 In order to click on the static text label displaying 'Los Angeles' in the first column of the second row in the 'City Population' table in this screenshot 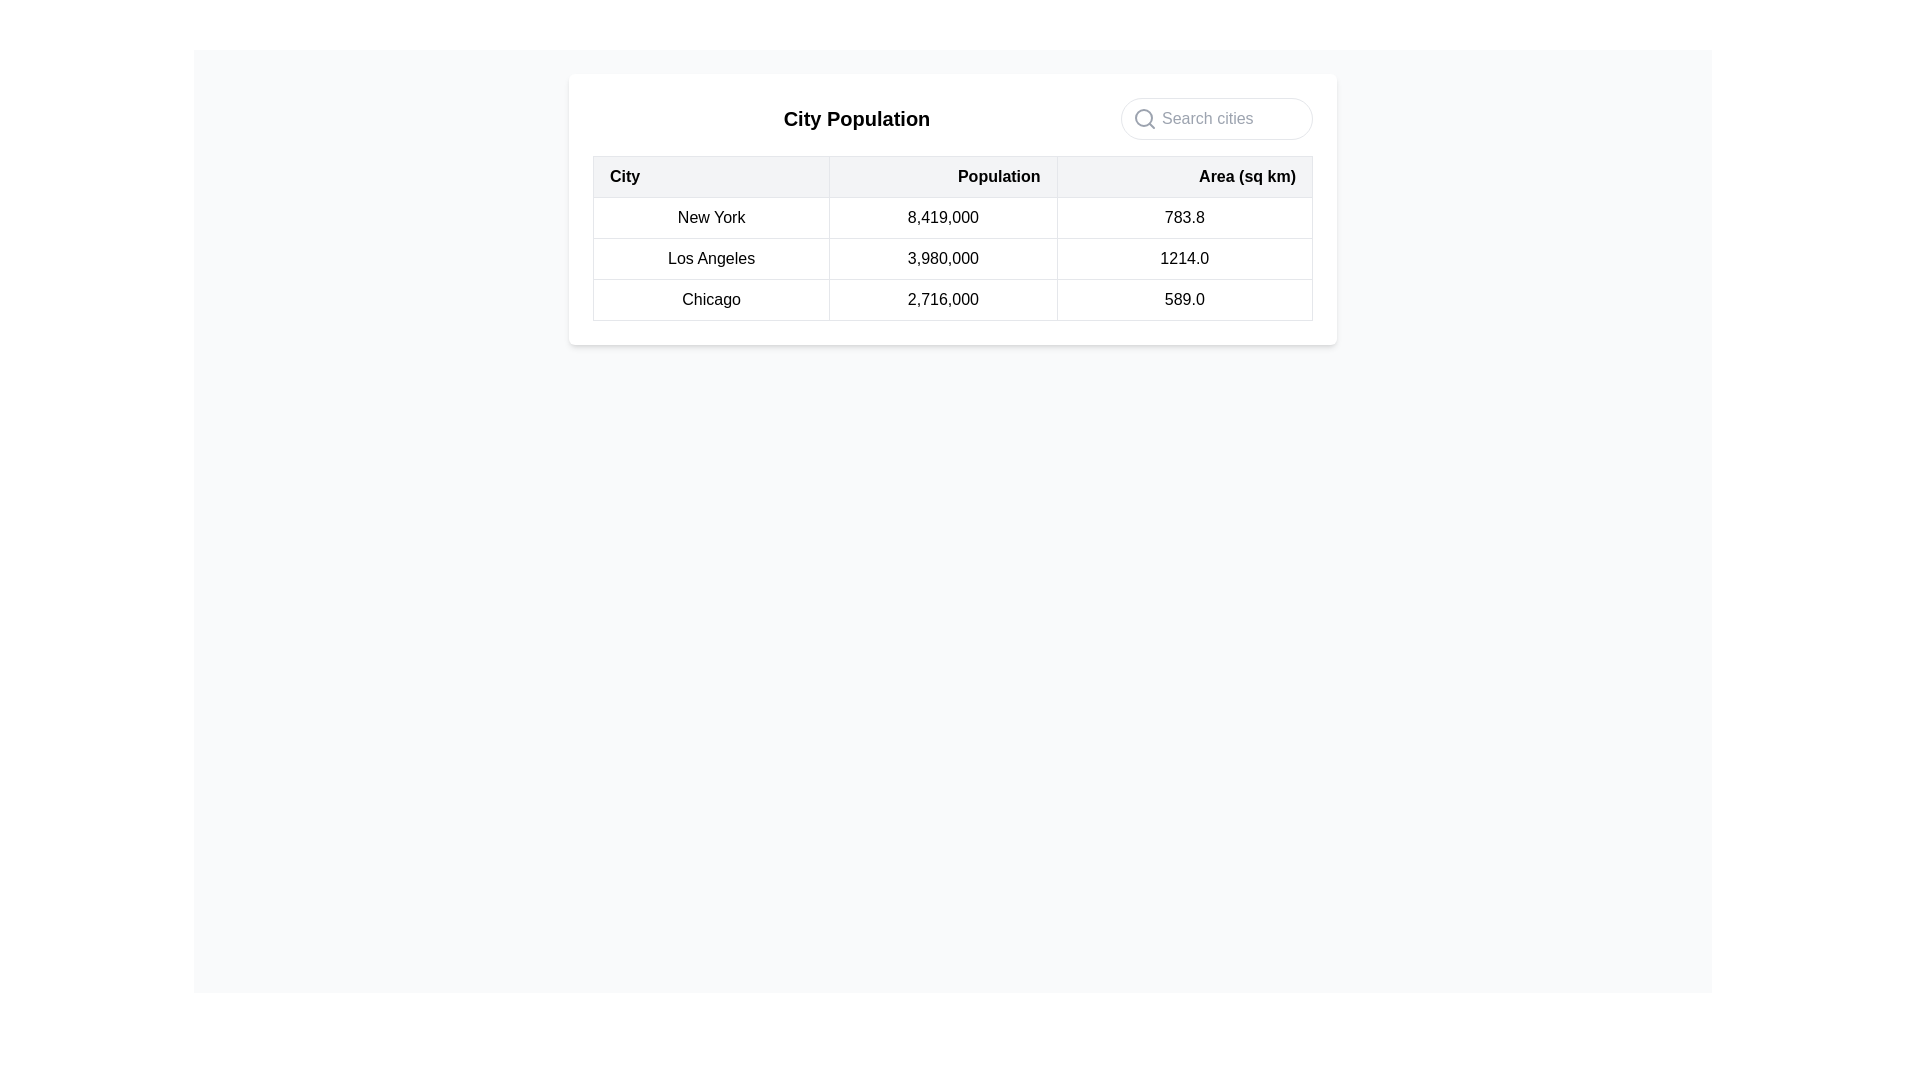, I will do `click(711, 257)`.